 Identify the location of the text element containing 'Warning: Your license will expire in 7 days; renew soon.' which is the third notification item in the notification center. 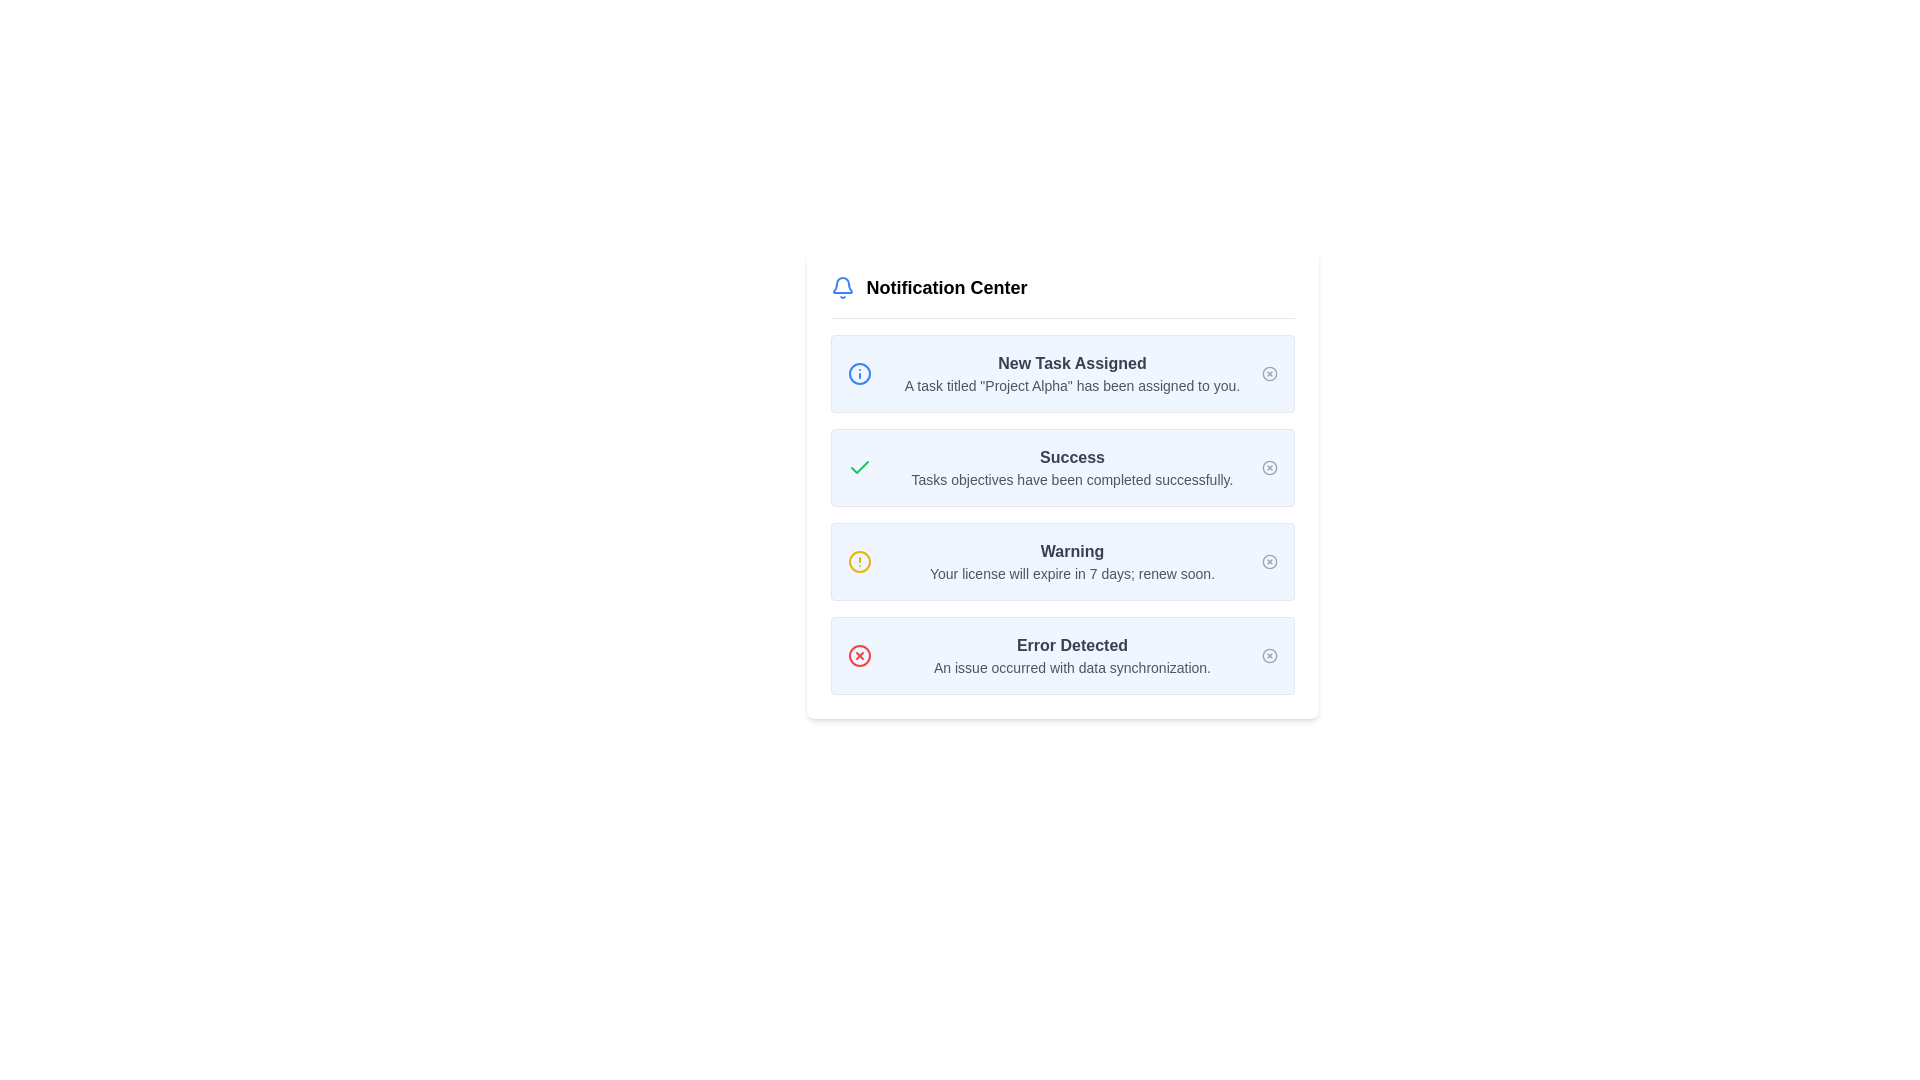
(1071, 562).